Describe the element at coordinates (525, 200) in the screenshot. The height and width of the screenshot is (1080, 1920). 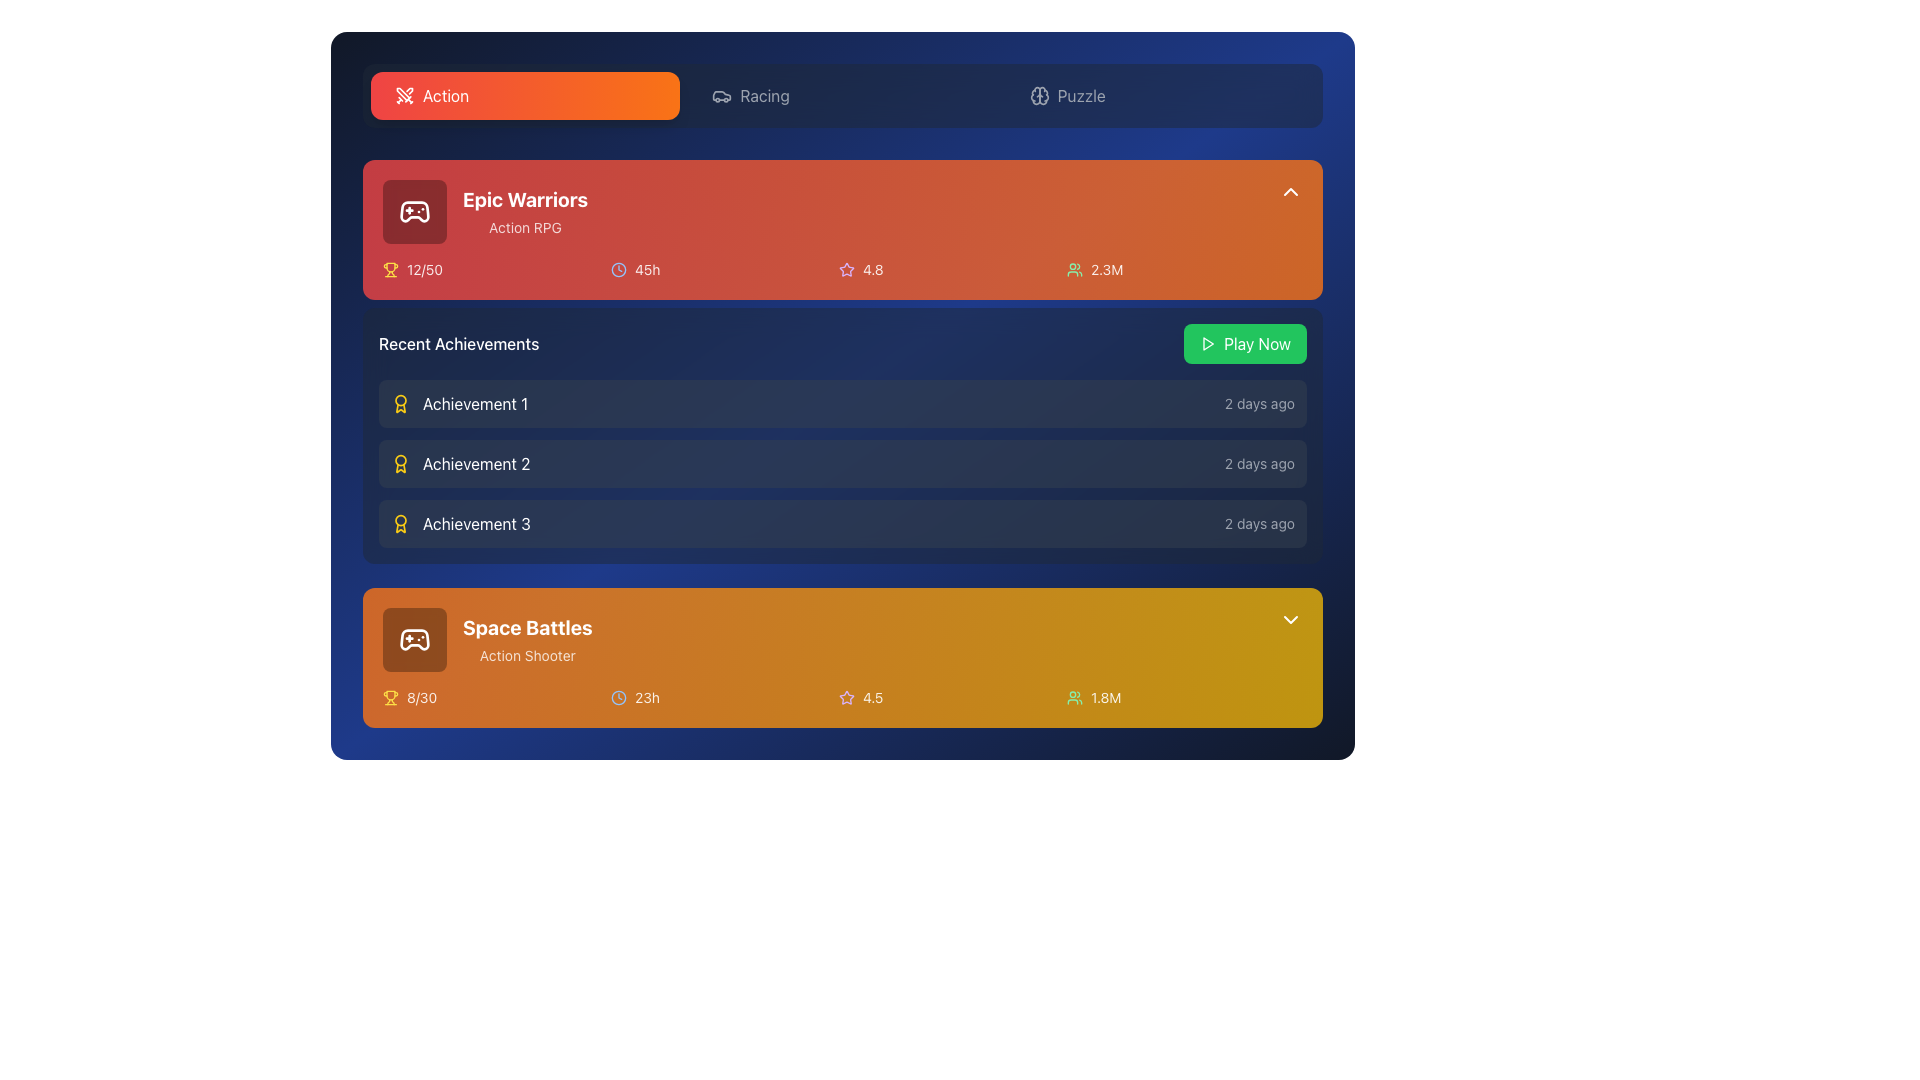
I see `the Text Label that serves as the title of the card, which is centrally positioned within the red rectangular area of the card header` at that location.